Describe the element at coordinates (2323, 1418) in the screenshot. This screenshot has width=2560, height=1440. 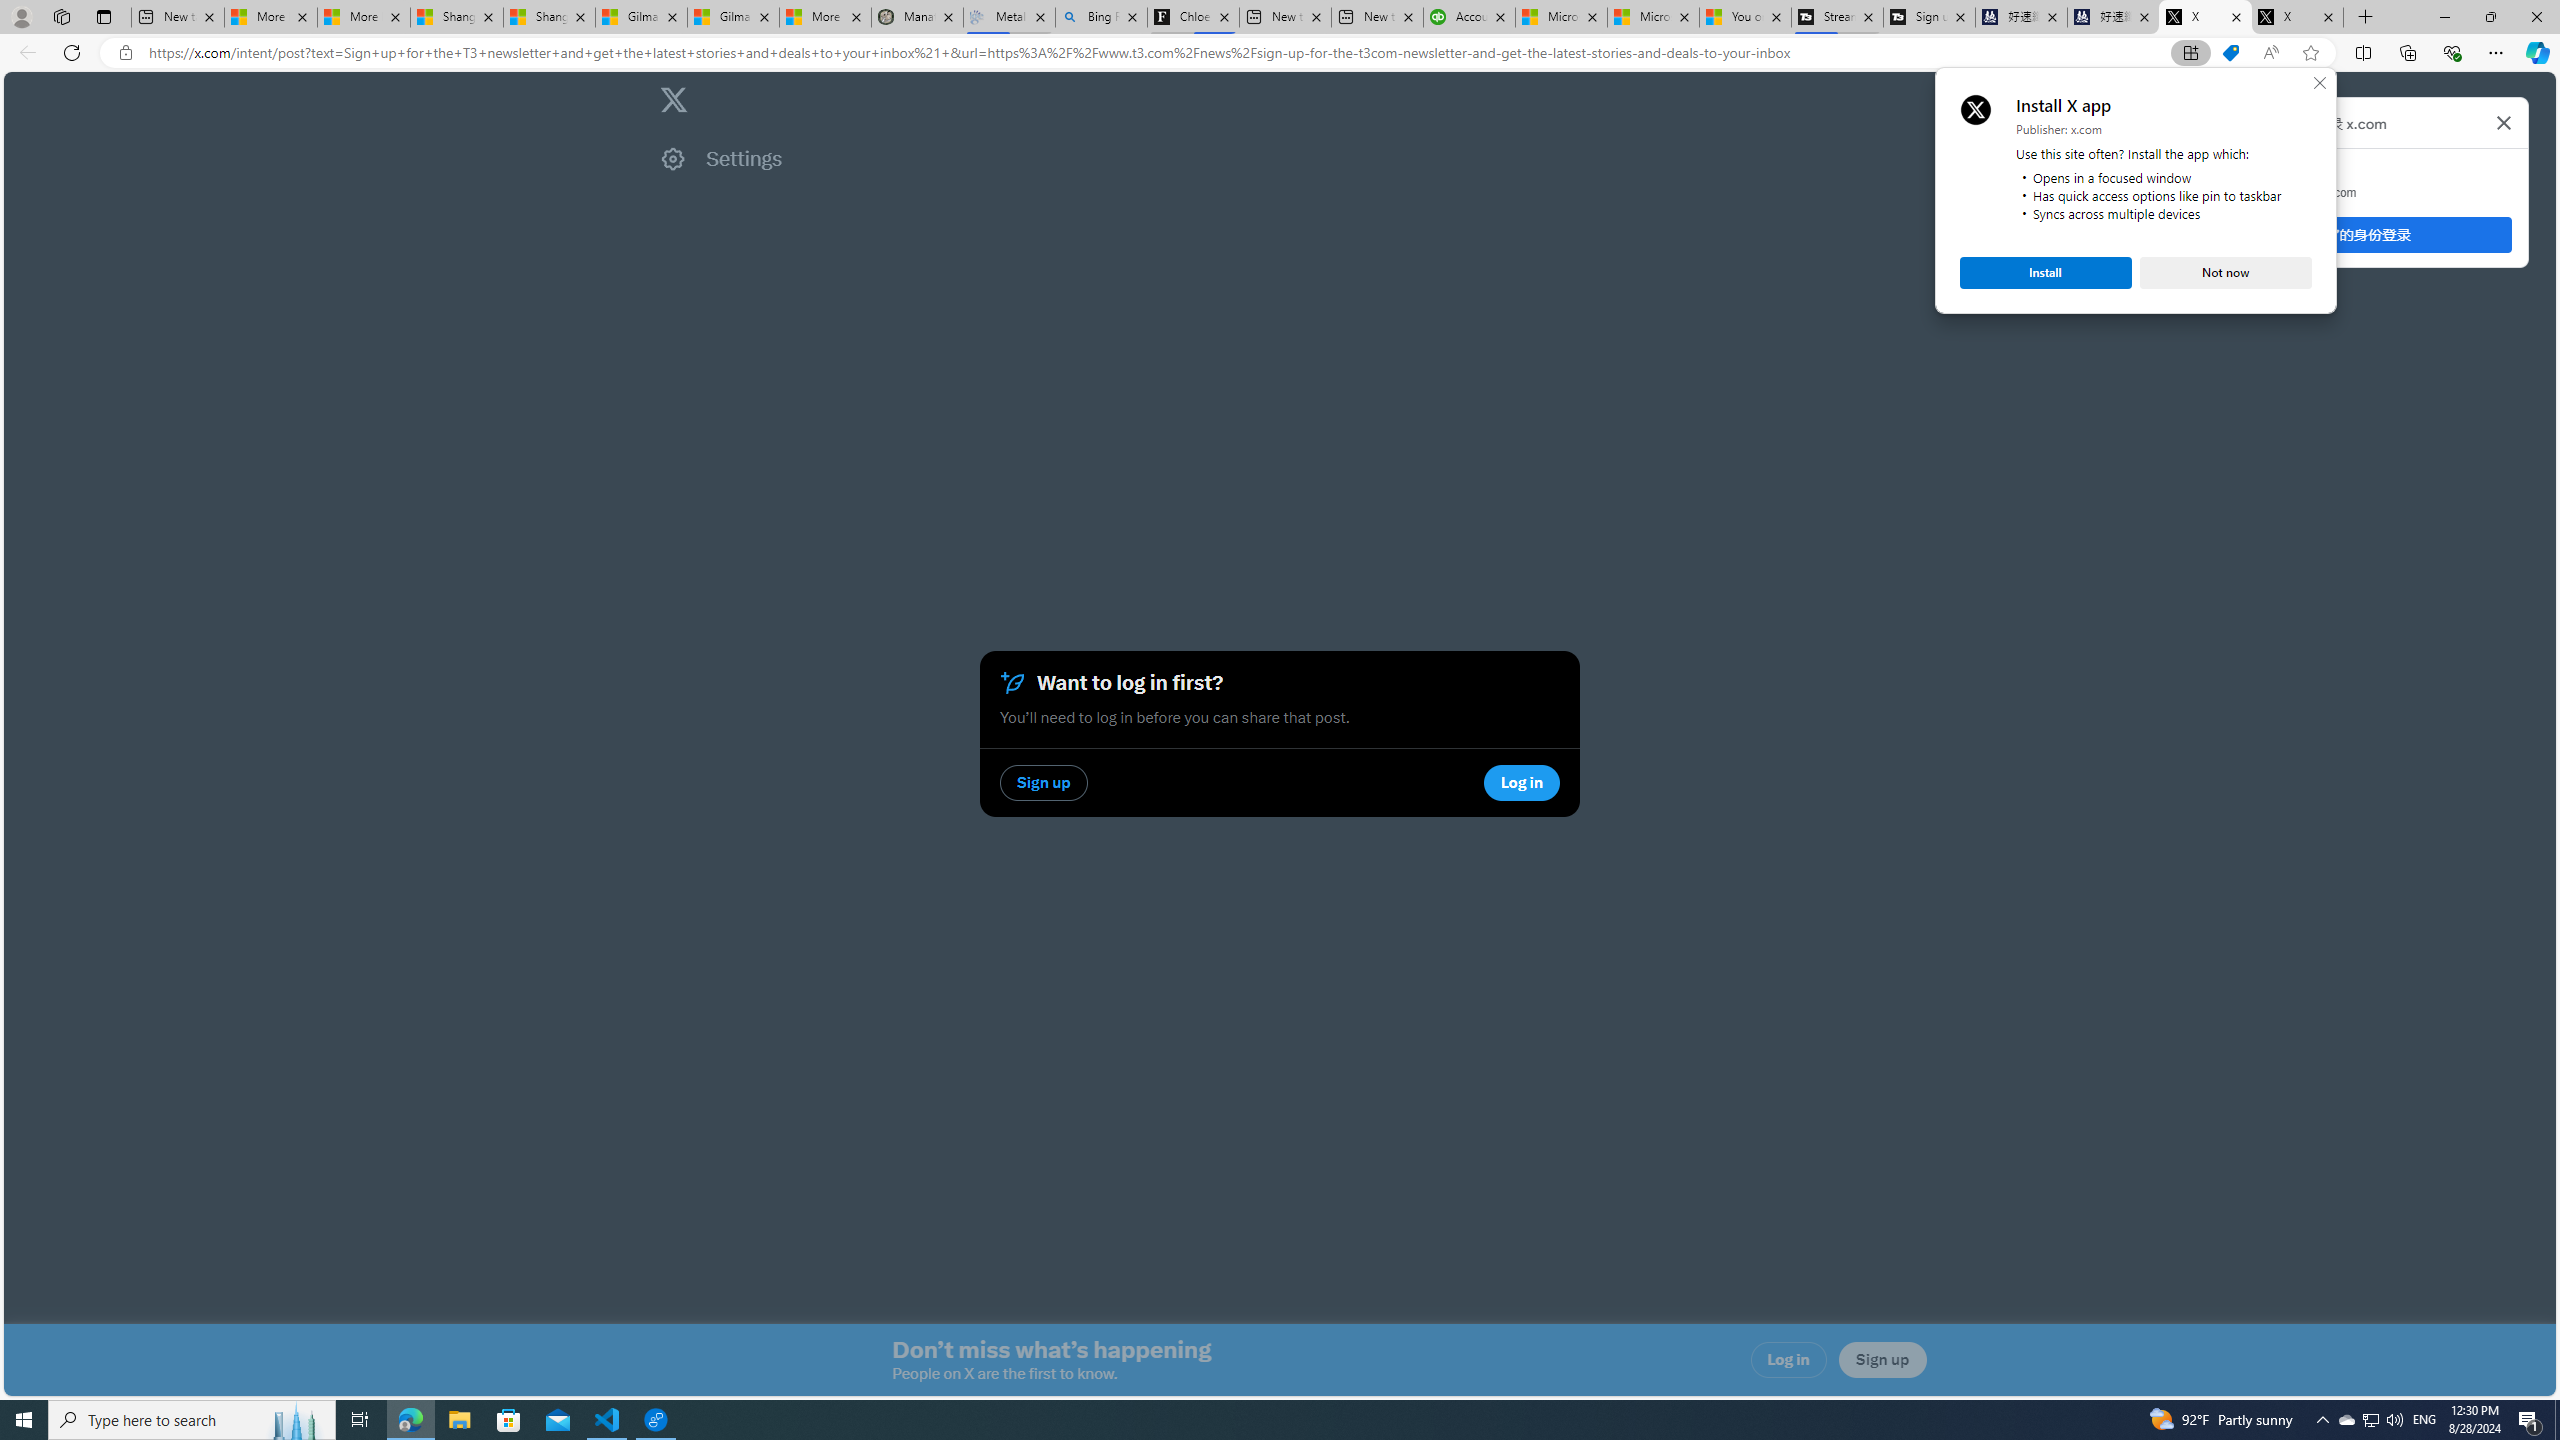
I see `'Notification Chevron'` at that location.